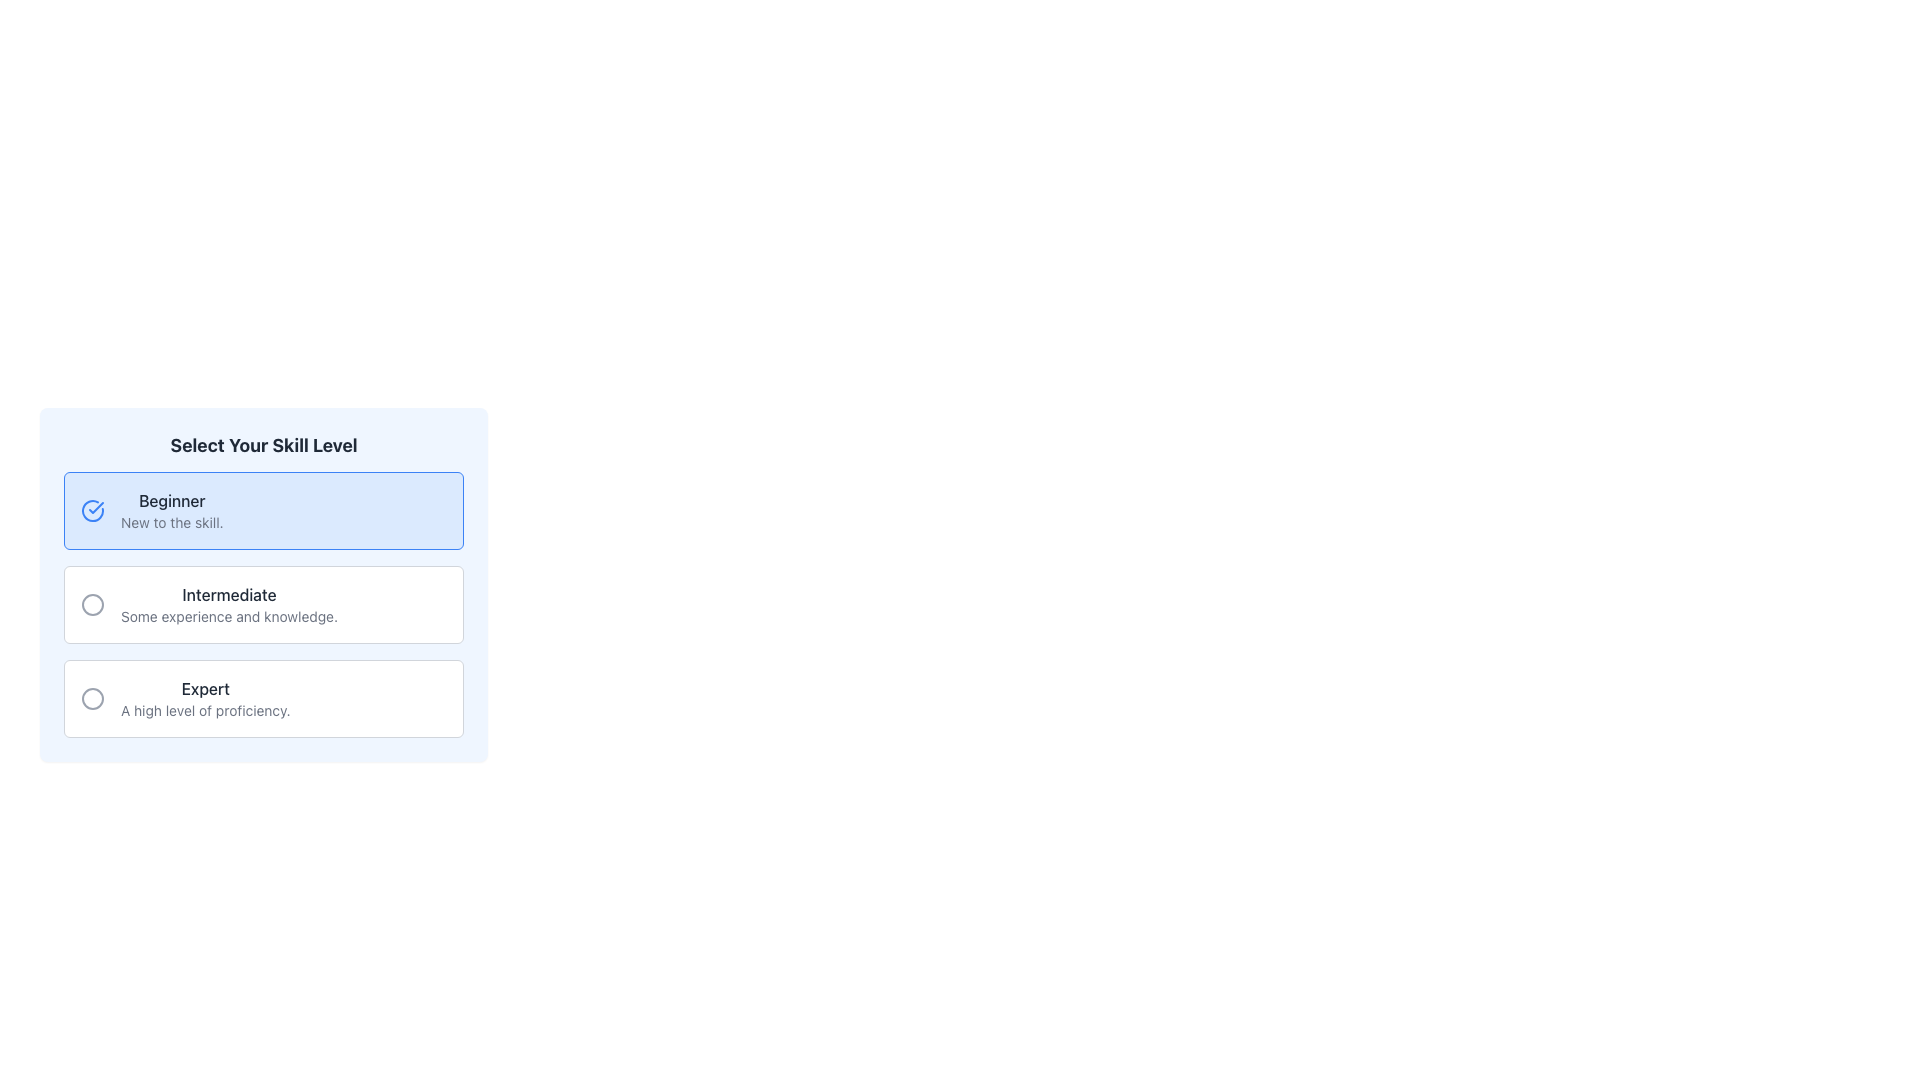  I want to click on the circular selection indicator for the 'Intermediate' skill level, so click(91, 604).